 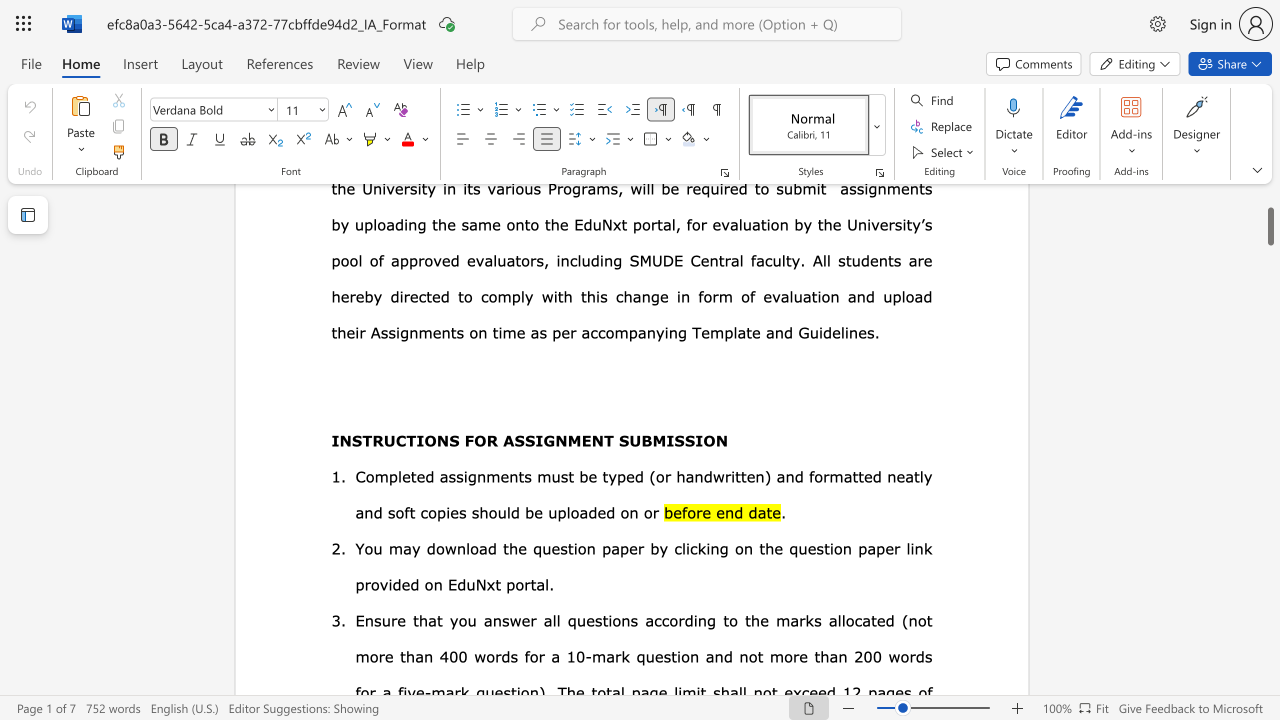 I want to click on the scrollbar and move up 270 pixels, so click(x=1269, y=218).